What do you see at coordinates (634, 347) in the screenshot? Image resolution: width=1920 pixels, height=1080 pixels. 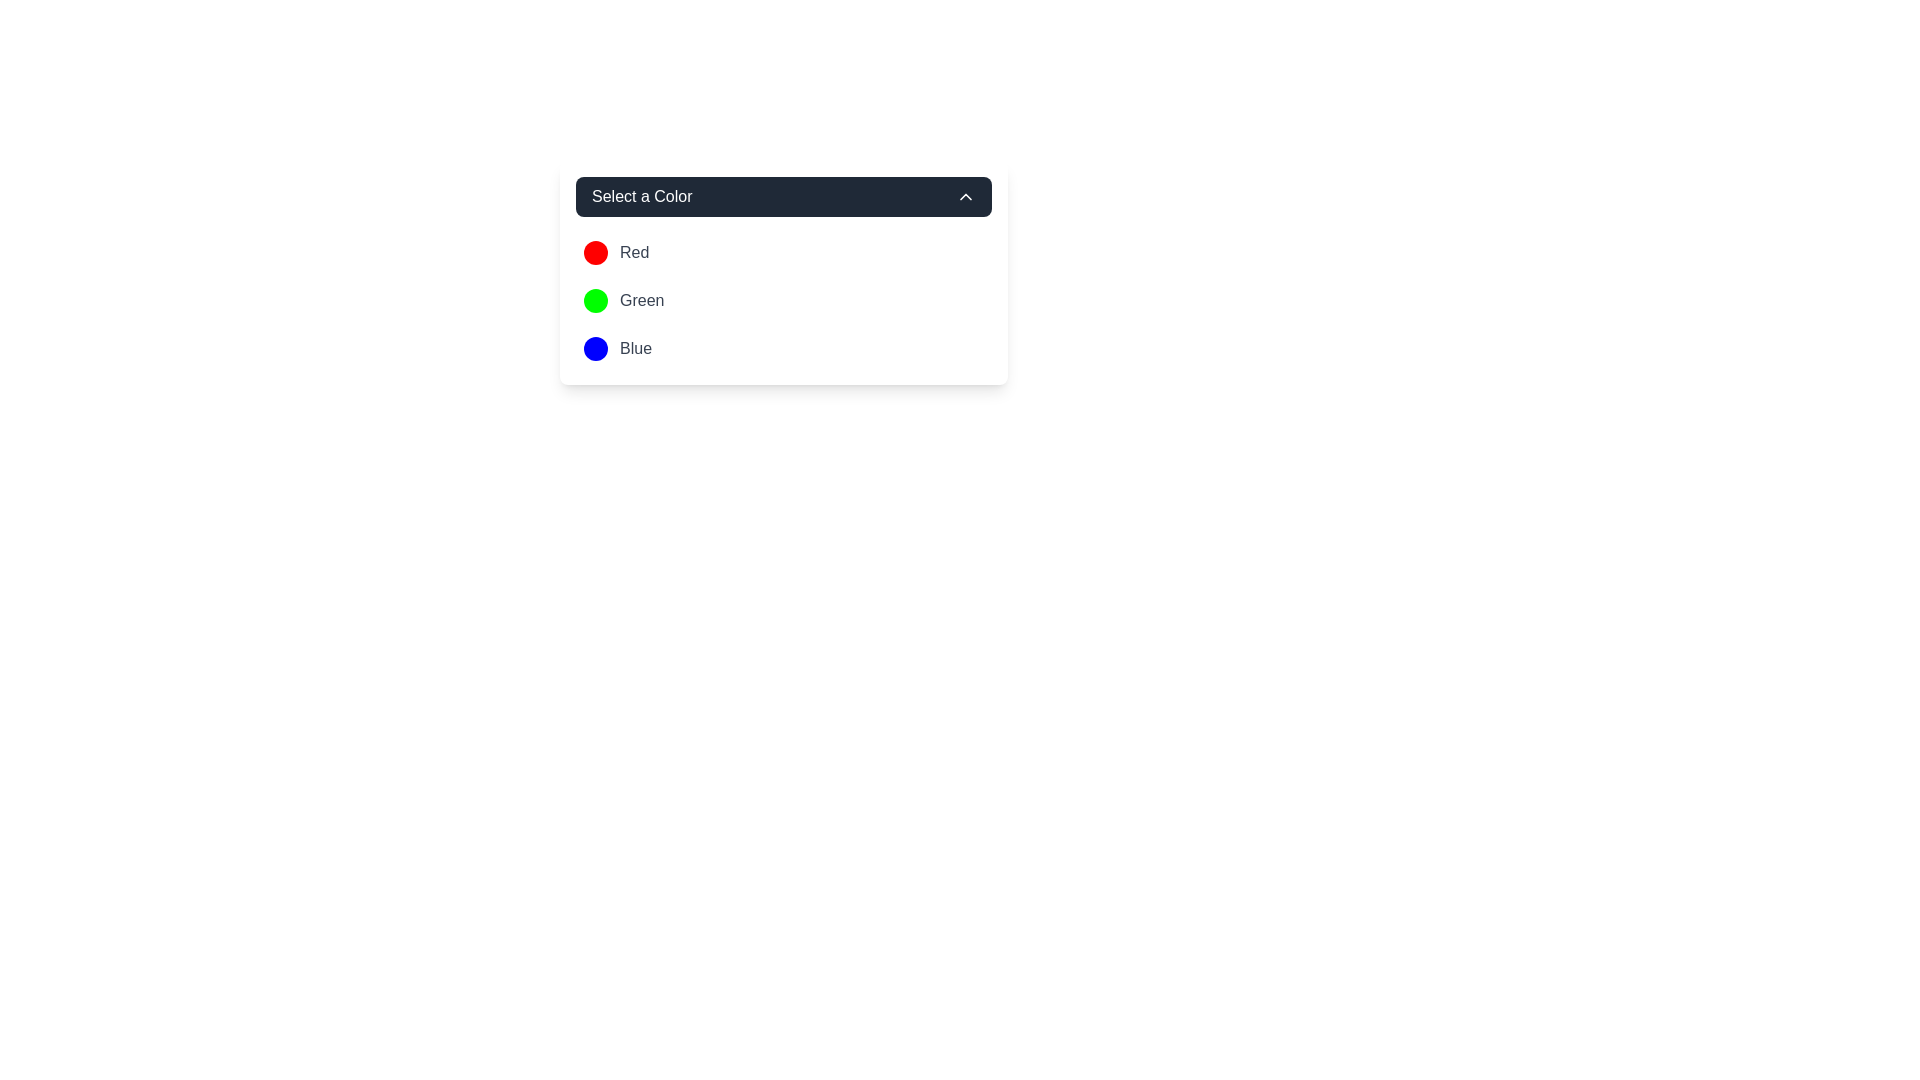 I see `the text label that serves as a selection option indicator within the dropdown list, located to the right of a blue circular element` at bounding box center [634, 347].